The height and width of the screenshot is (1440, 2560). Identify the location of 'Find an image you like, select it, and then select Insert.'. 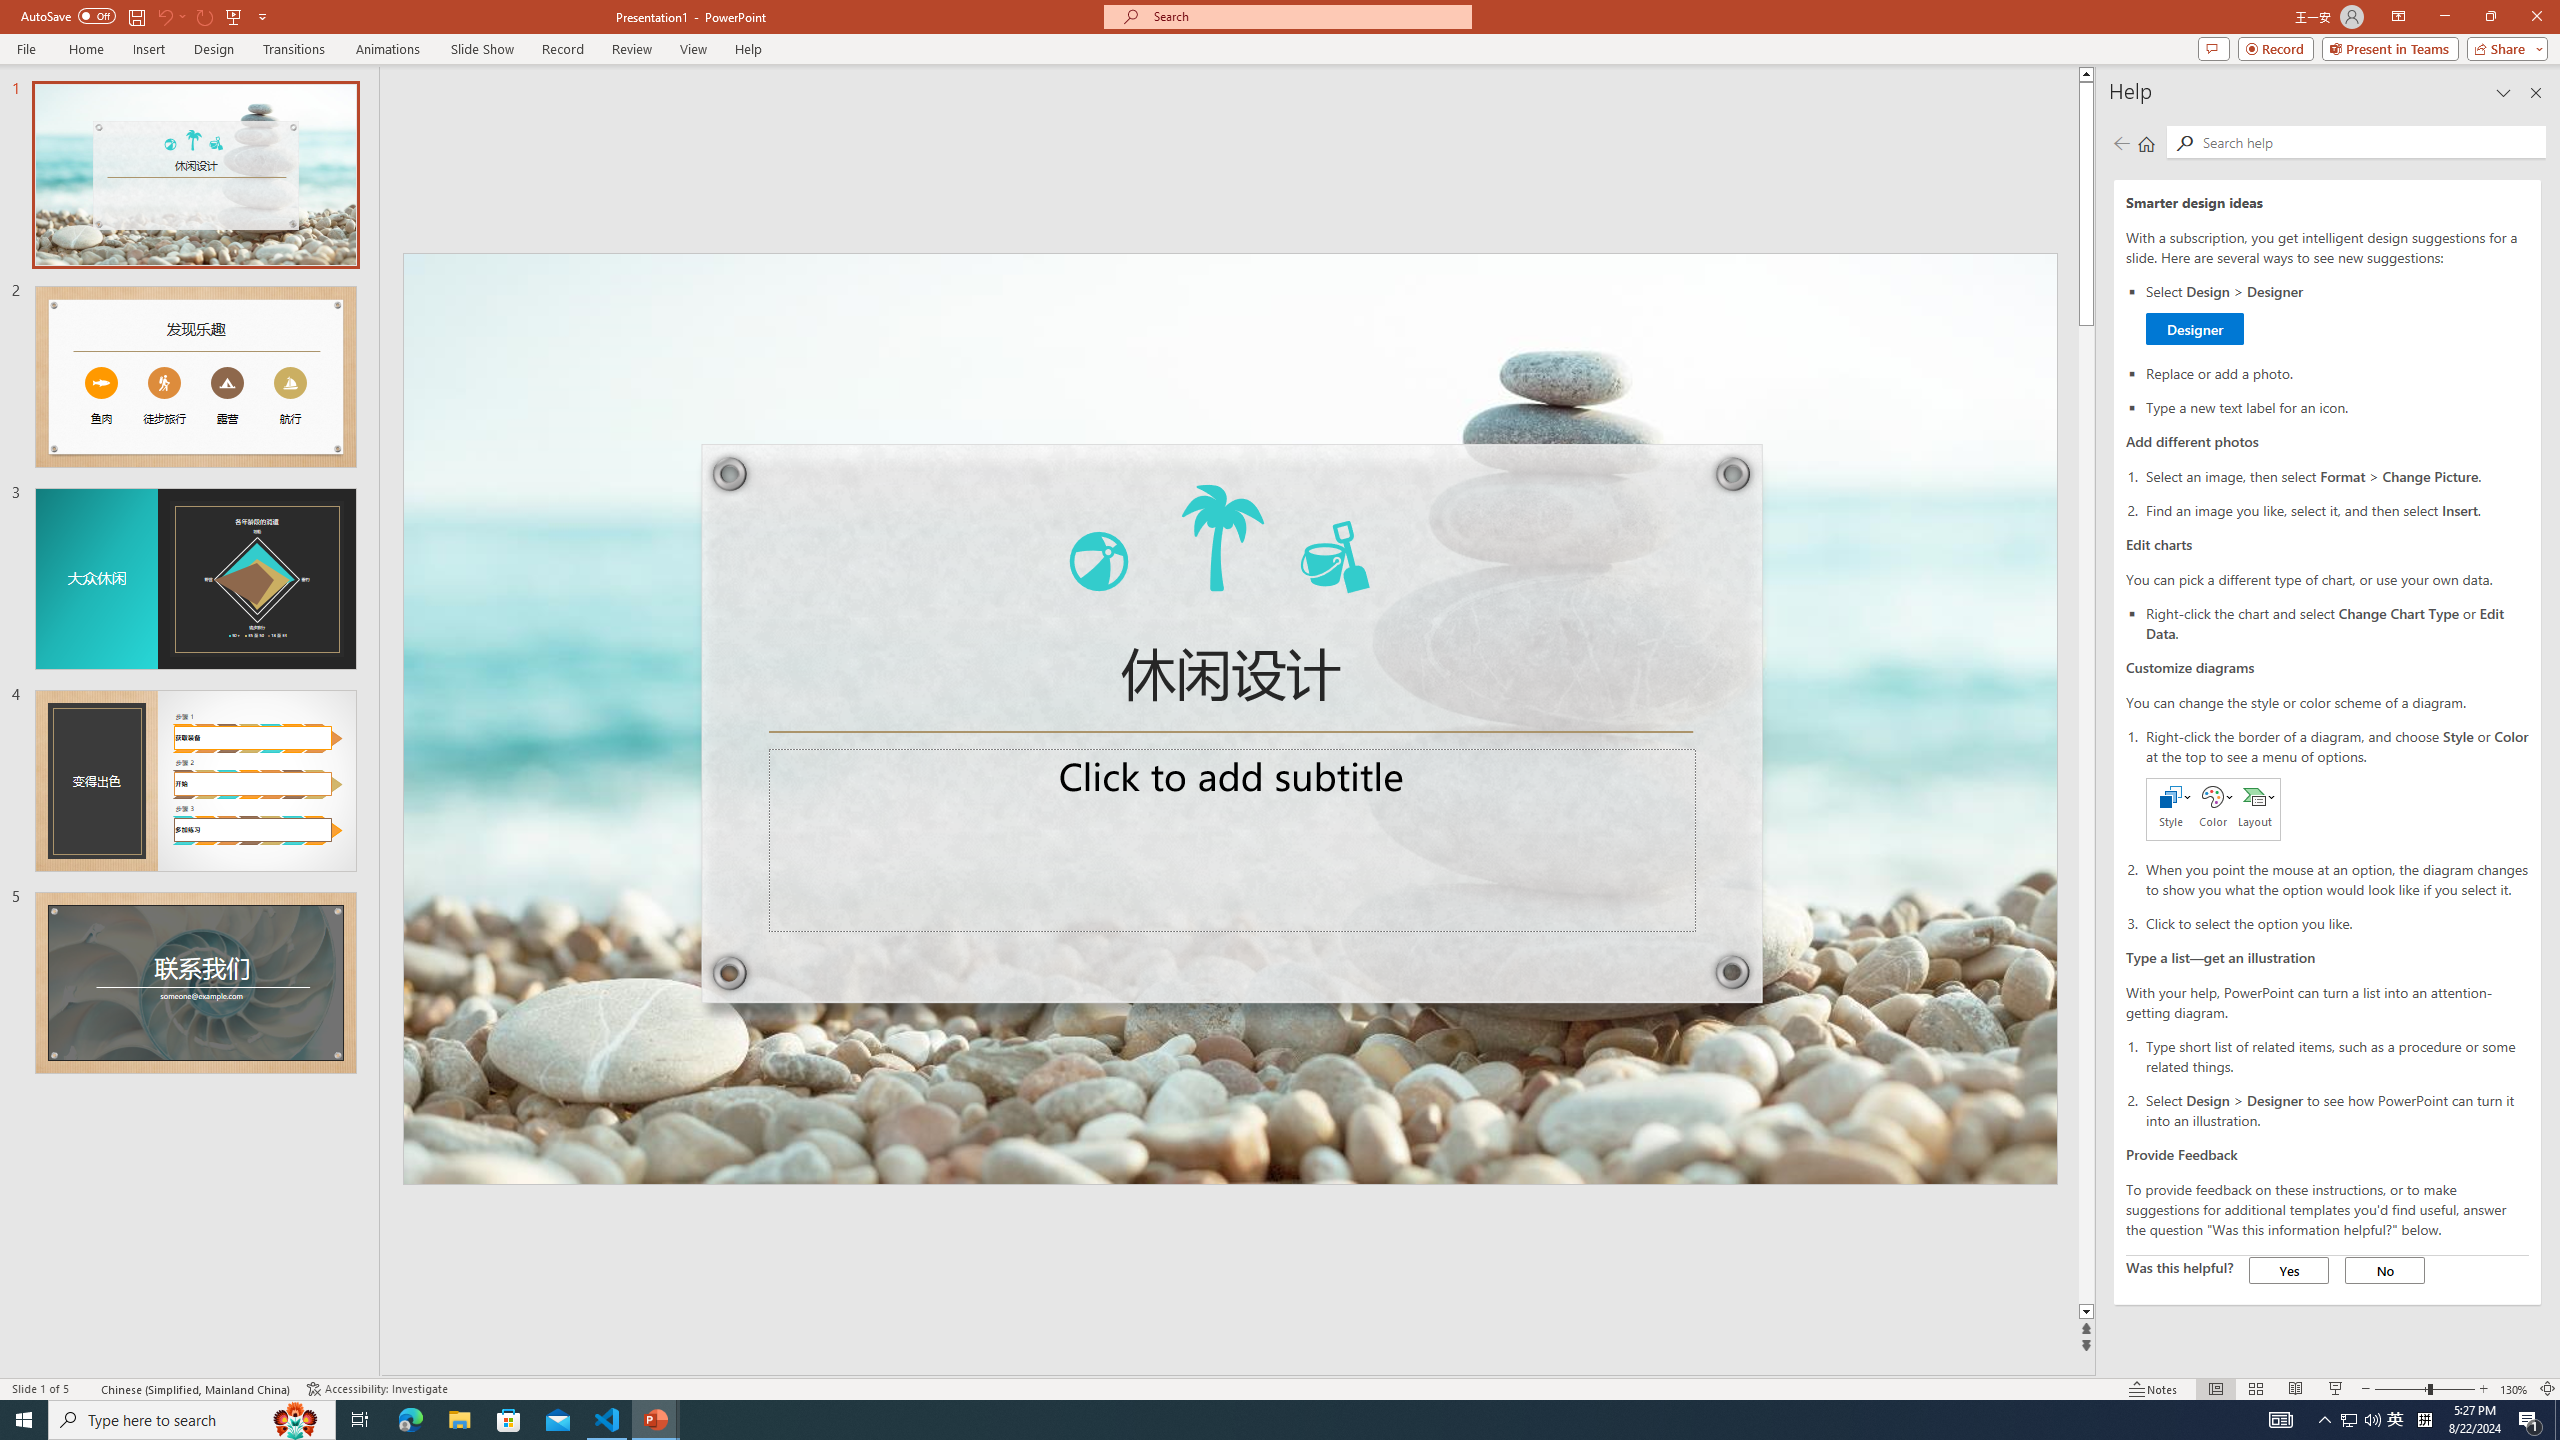
(2336, 509).